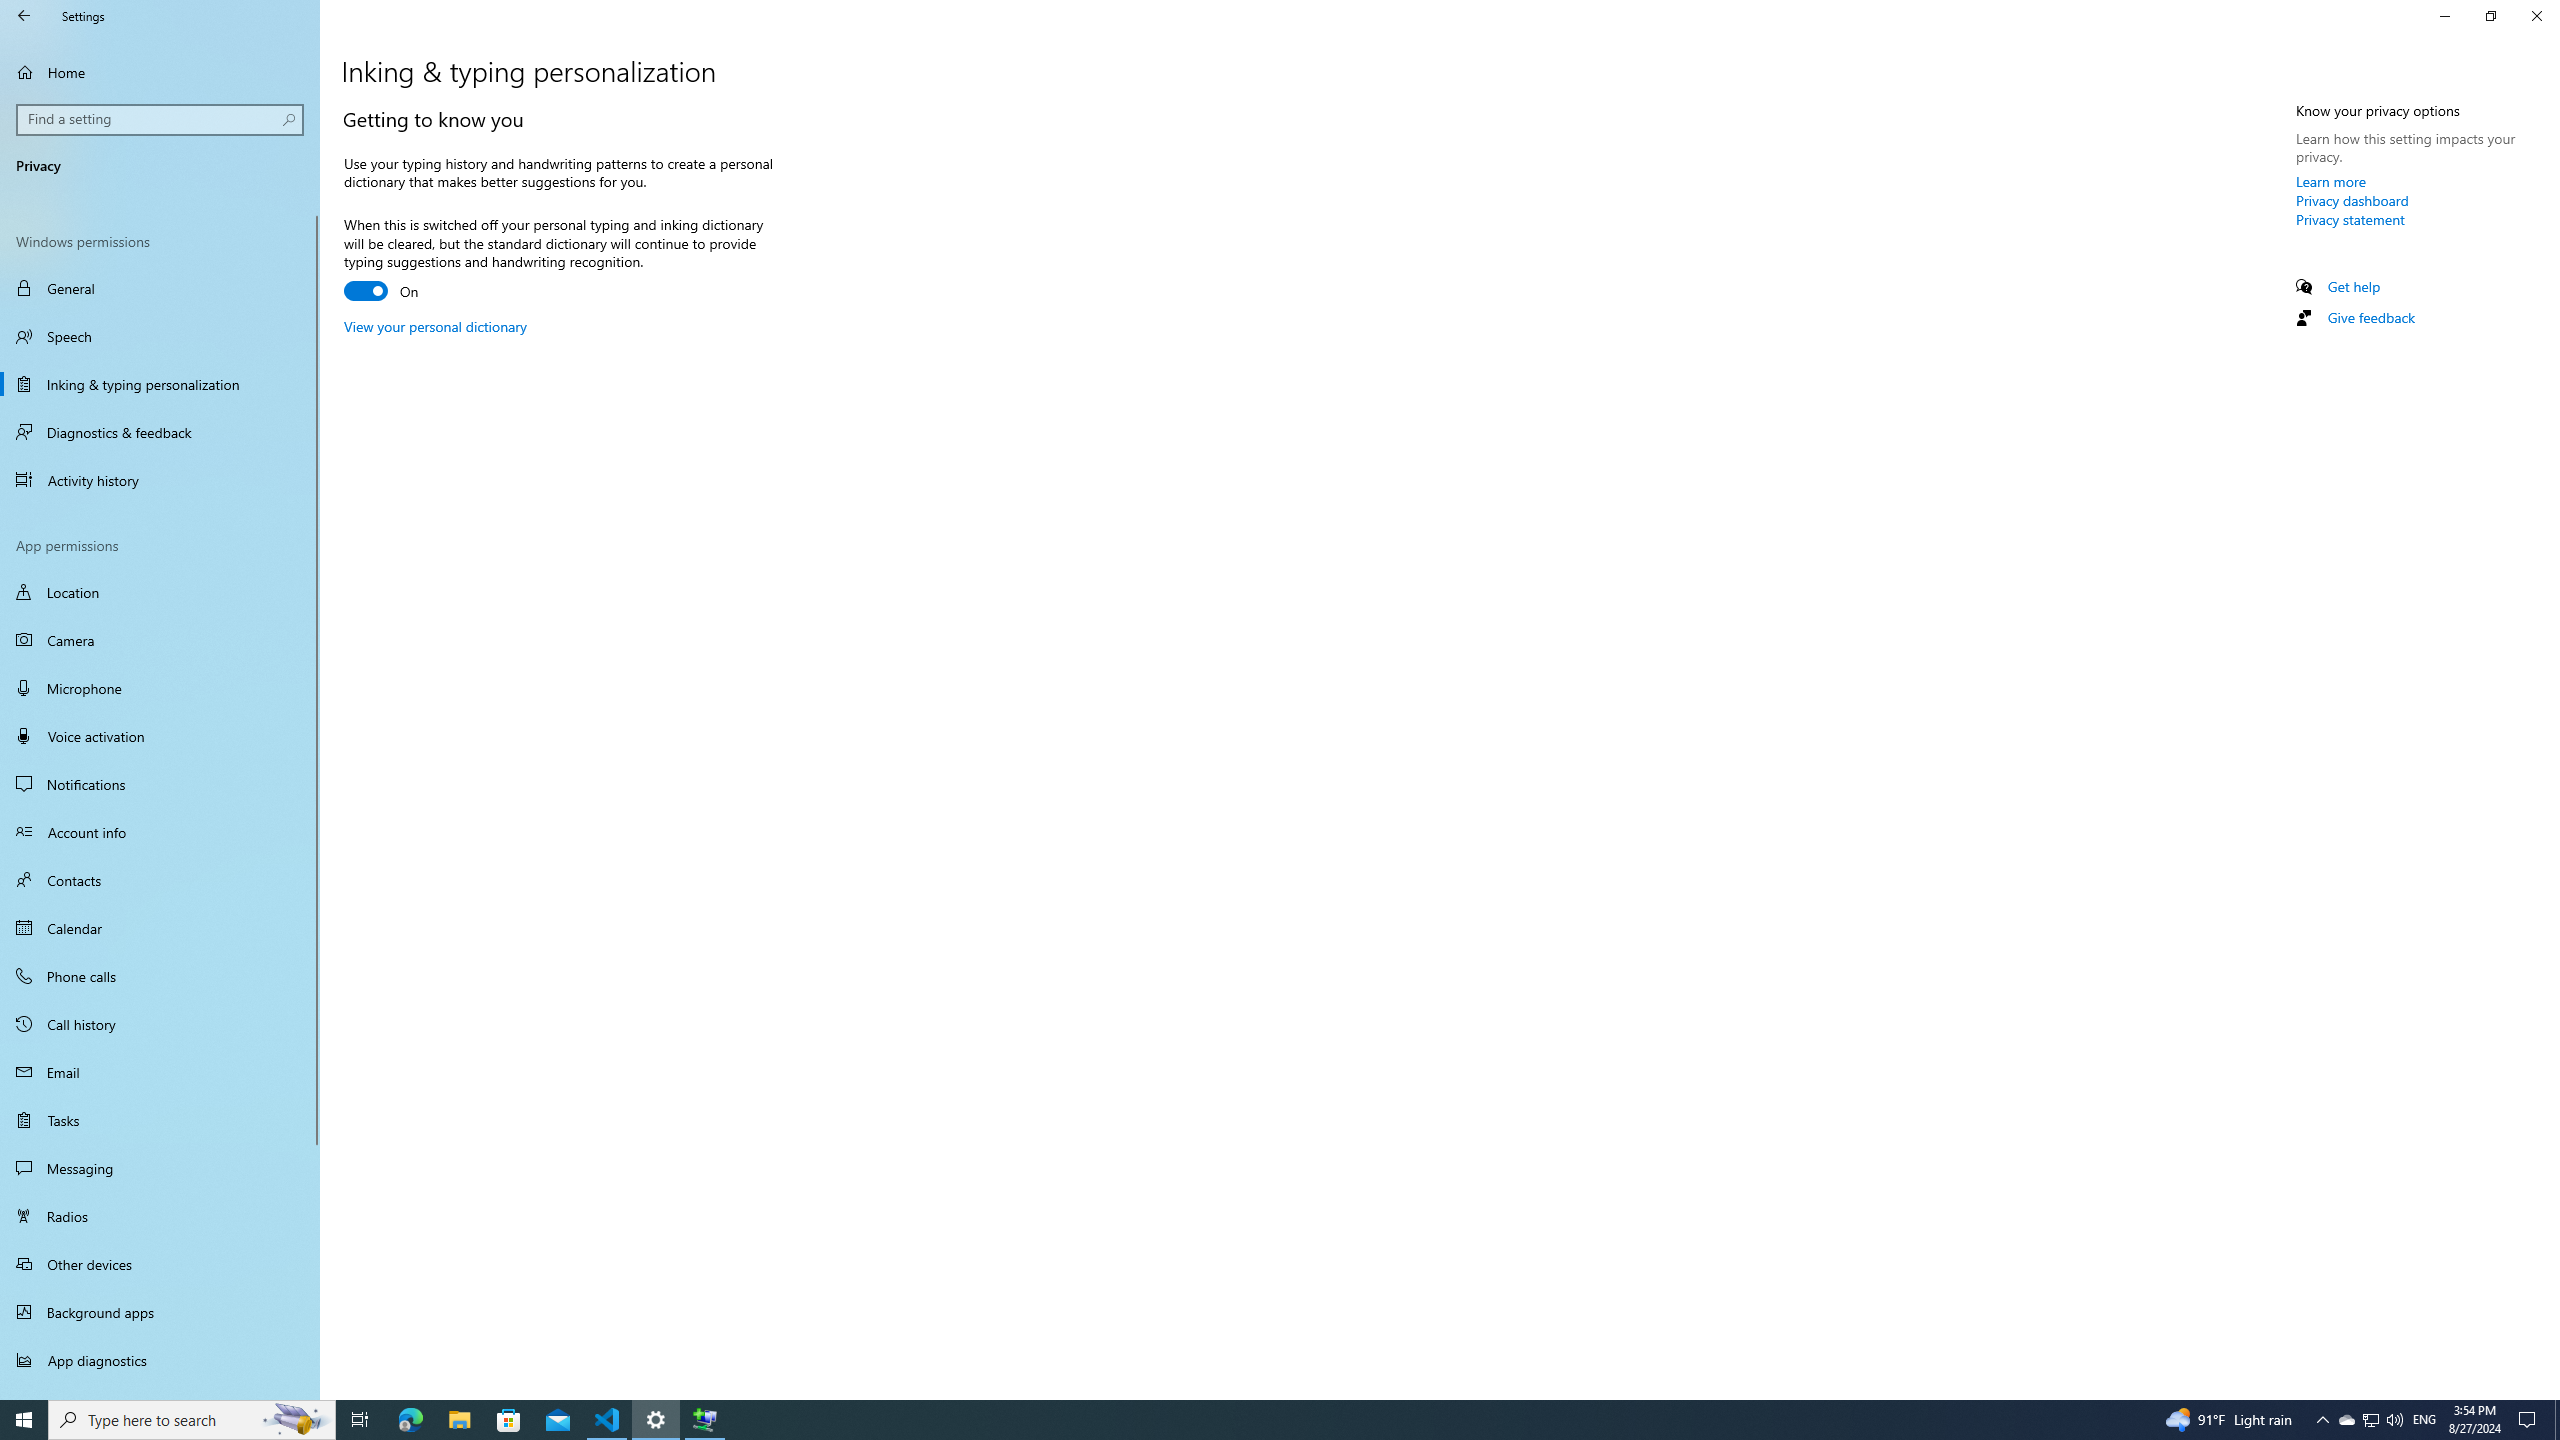 This screenshot has width=2560, height=1440. Describe the element at coordinates (159, 1022) in the screenshot. I see `'Call history'` at that location.